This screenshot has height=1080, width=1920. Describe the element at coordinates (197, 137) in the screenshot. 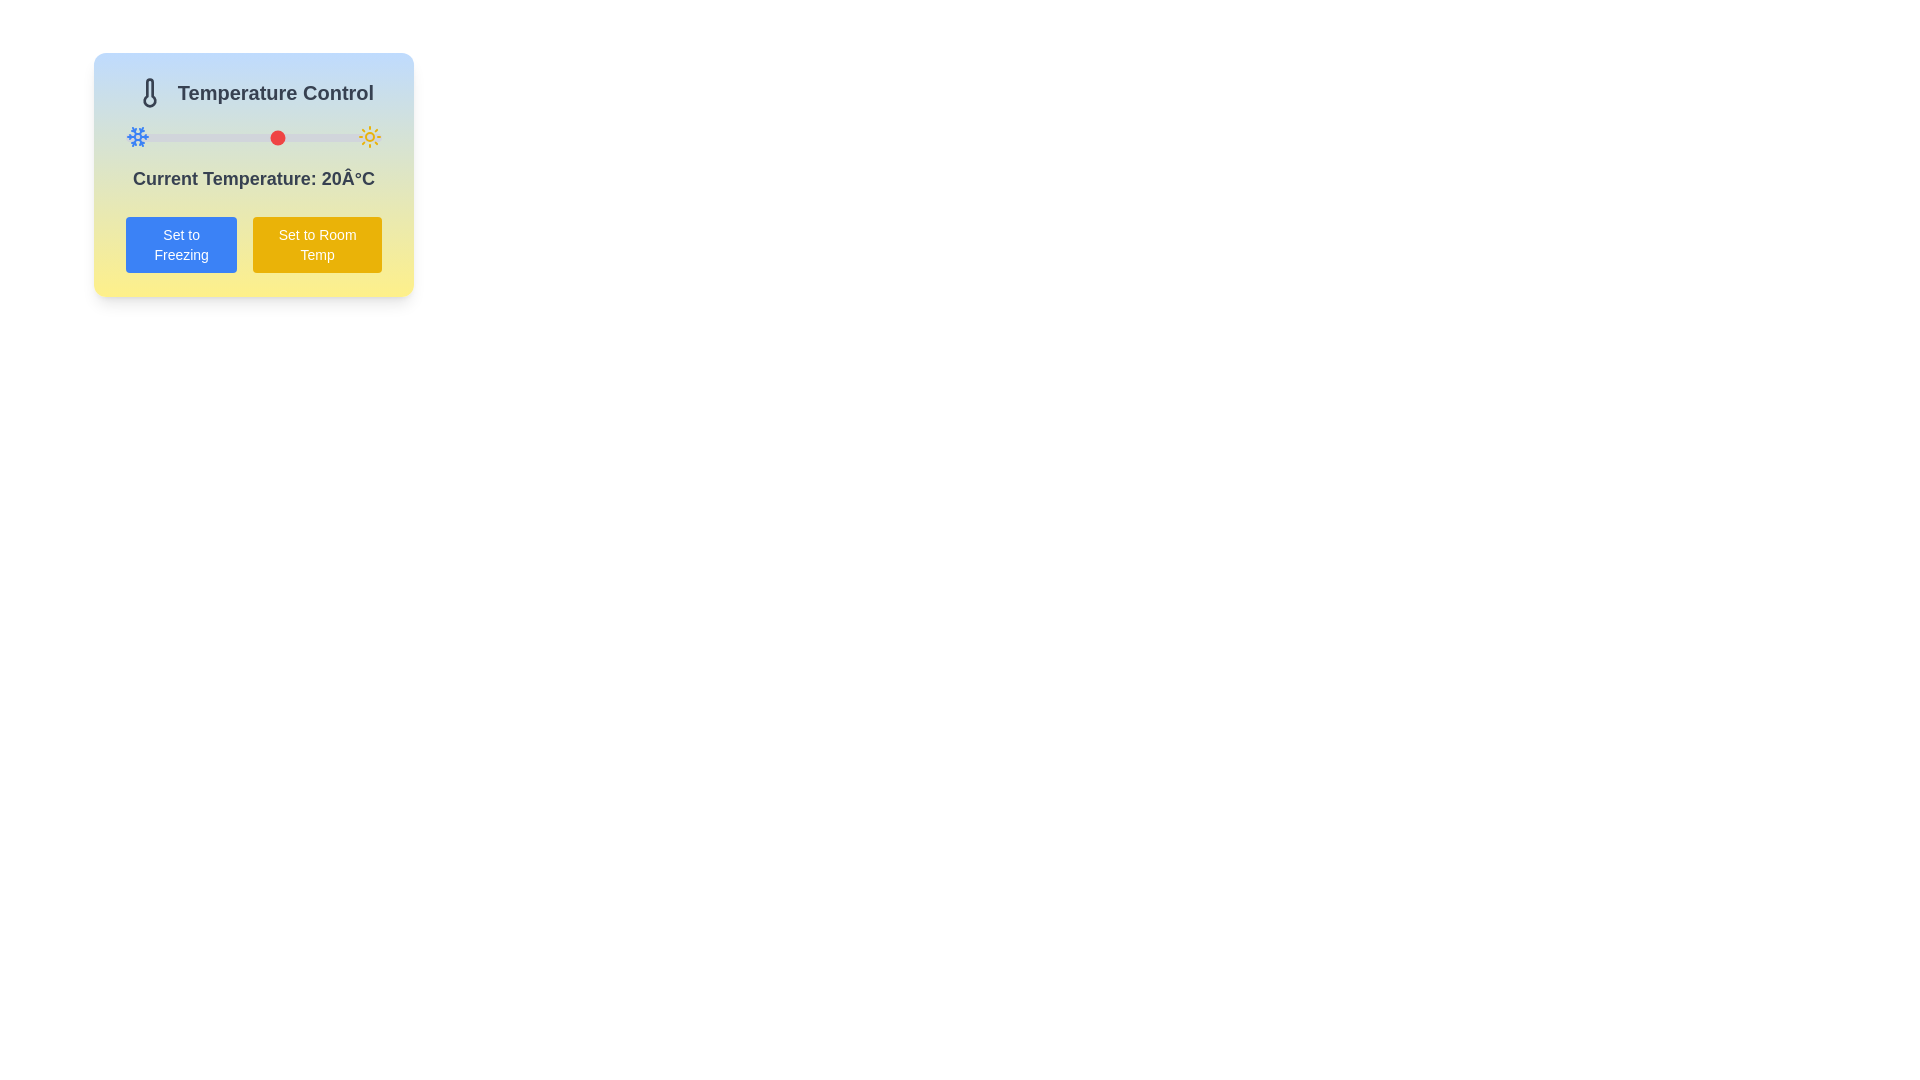

I see `the temperature` at that location.